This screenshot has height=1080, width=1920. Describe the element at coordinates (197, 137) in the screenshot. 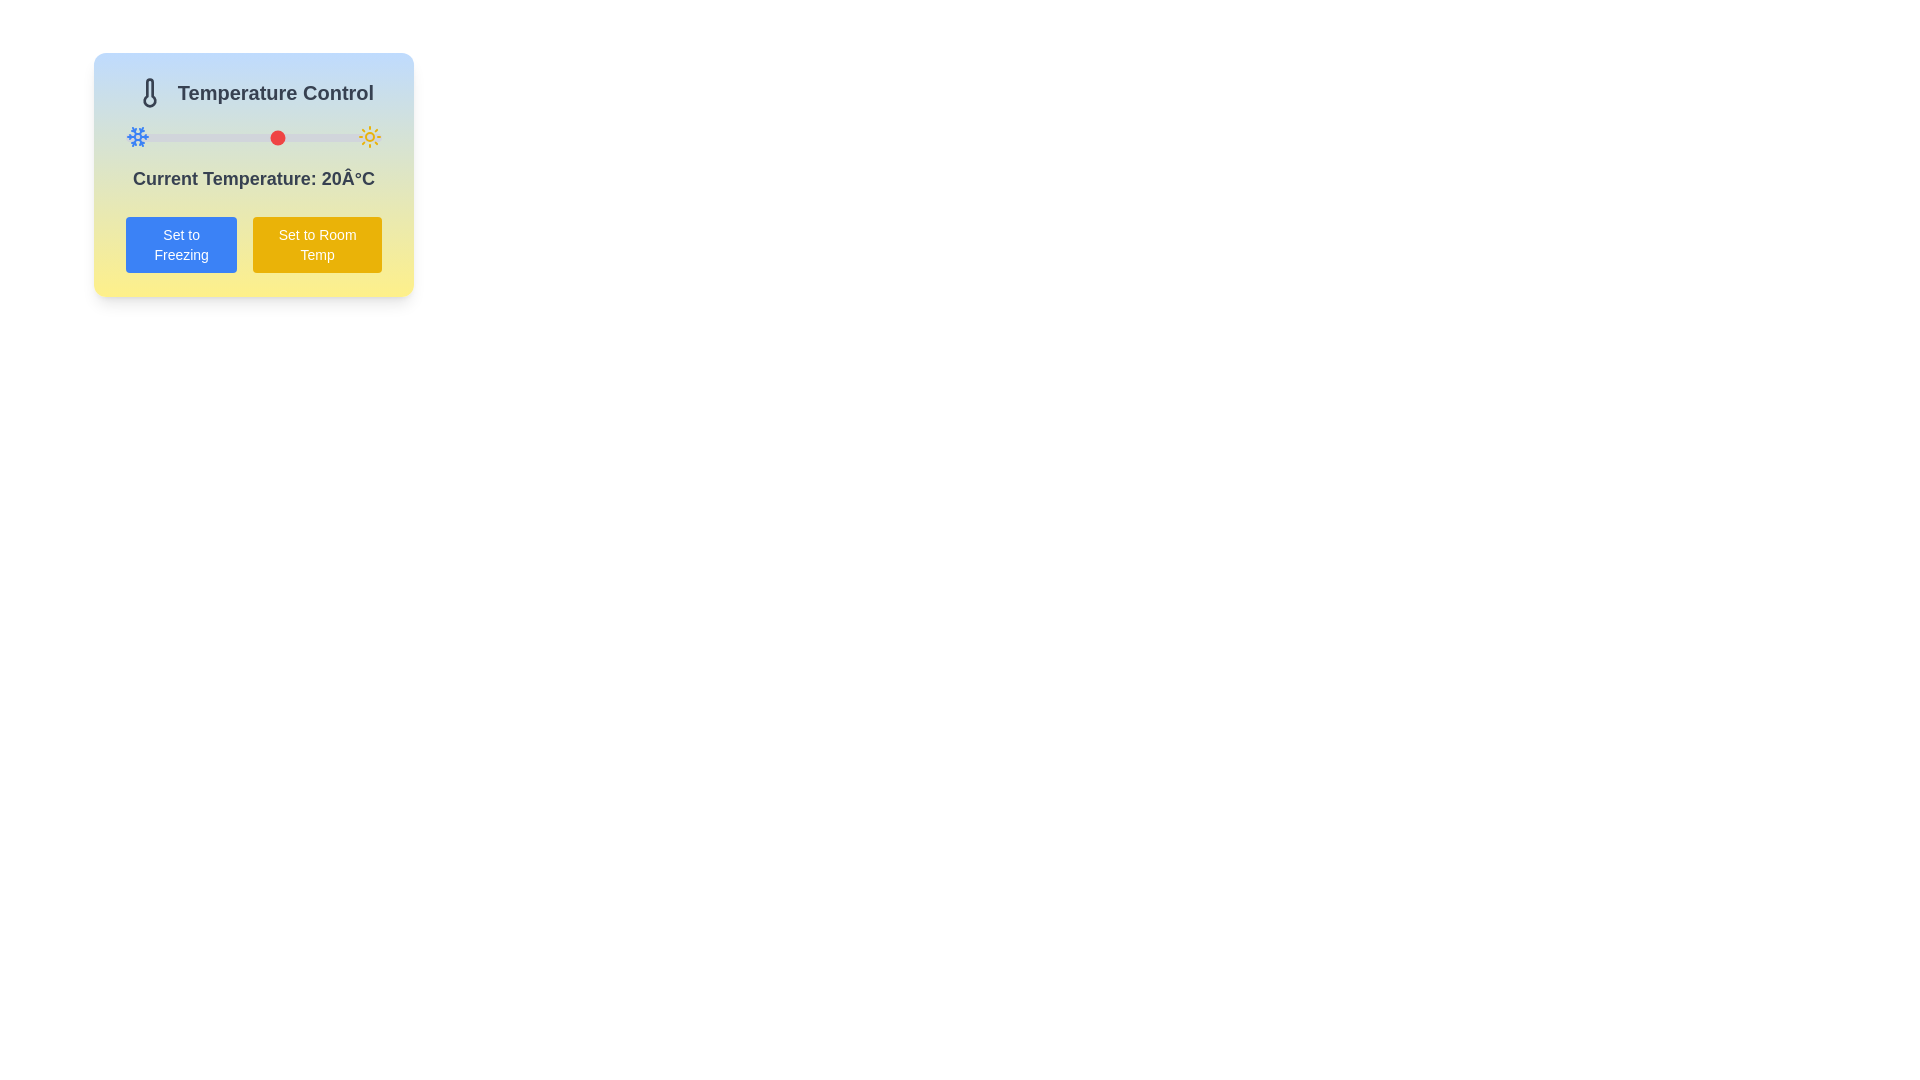

I see `the temperature` at that location.